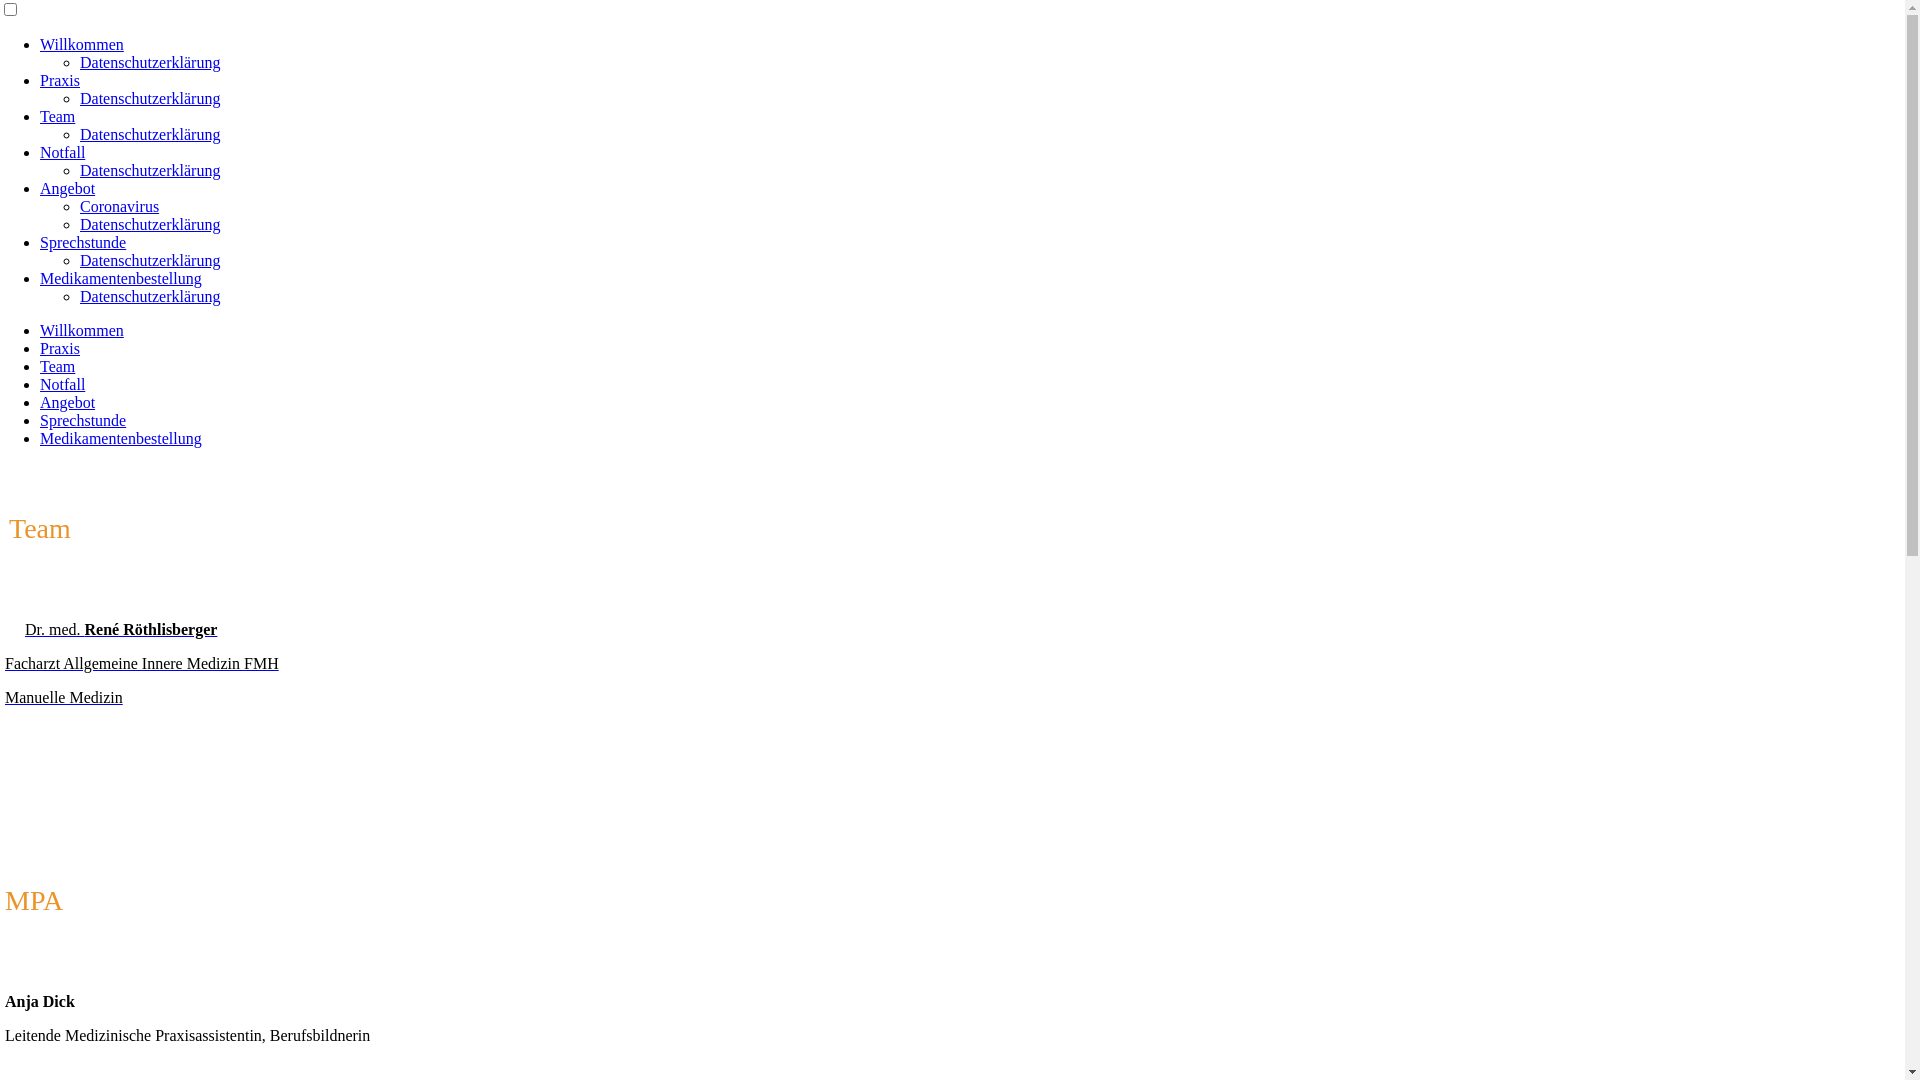 The height and width of the screenshot is (1080, 1920). I want to click on 'Medikamentenbestellung', so click(39, 437).